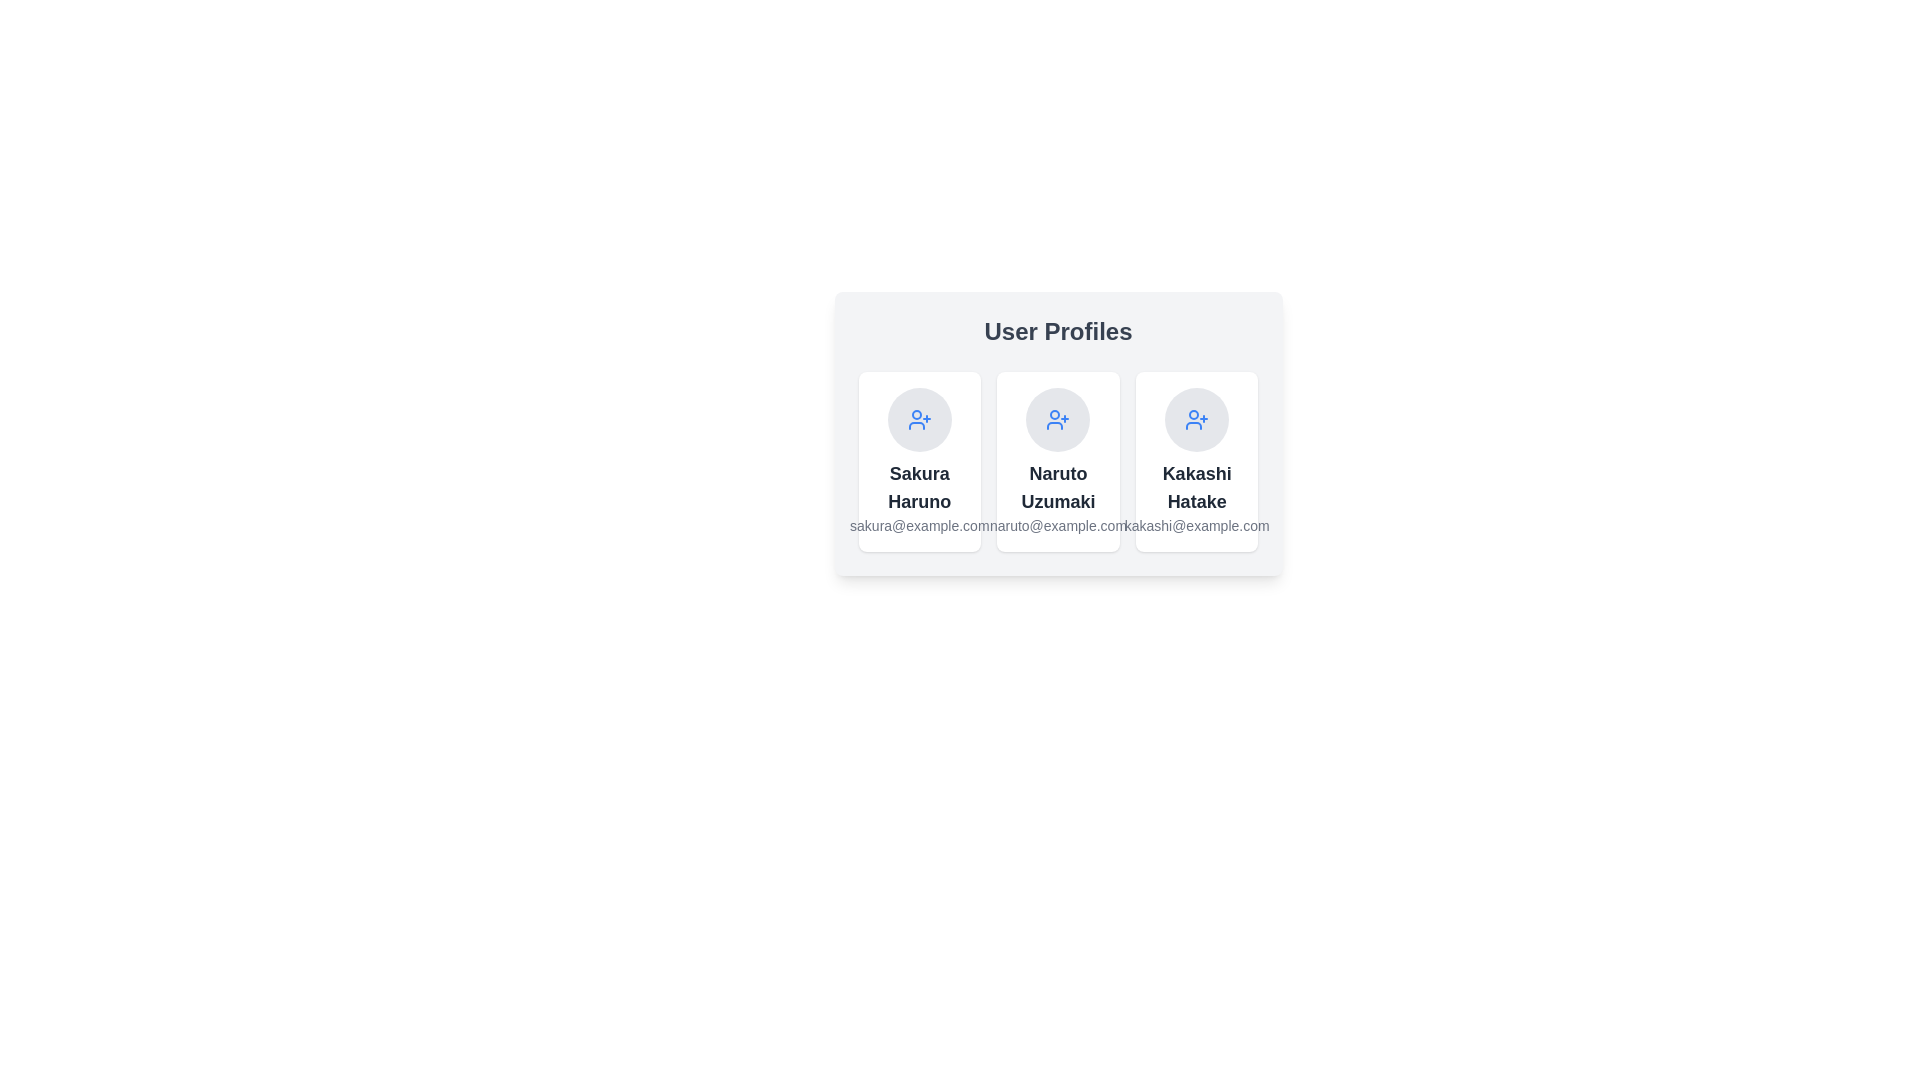  I want to click on the graphical icon at the top center of the 'Sakura Haruno' user profile card, which represents the option, so click(918, 419).